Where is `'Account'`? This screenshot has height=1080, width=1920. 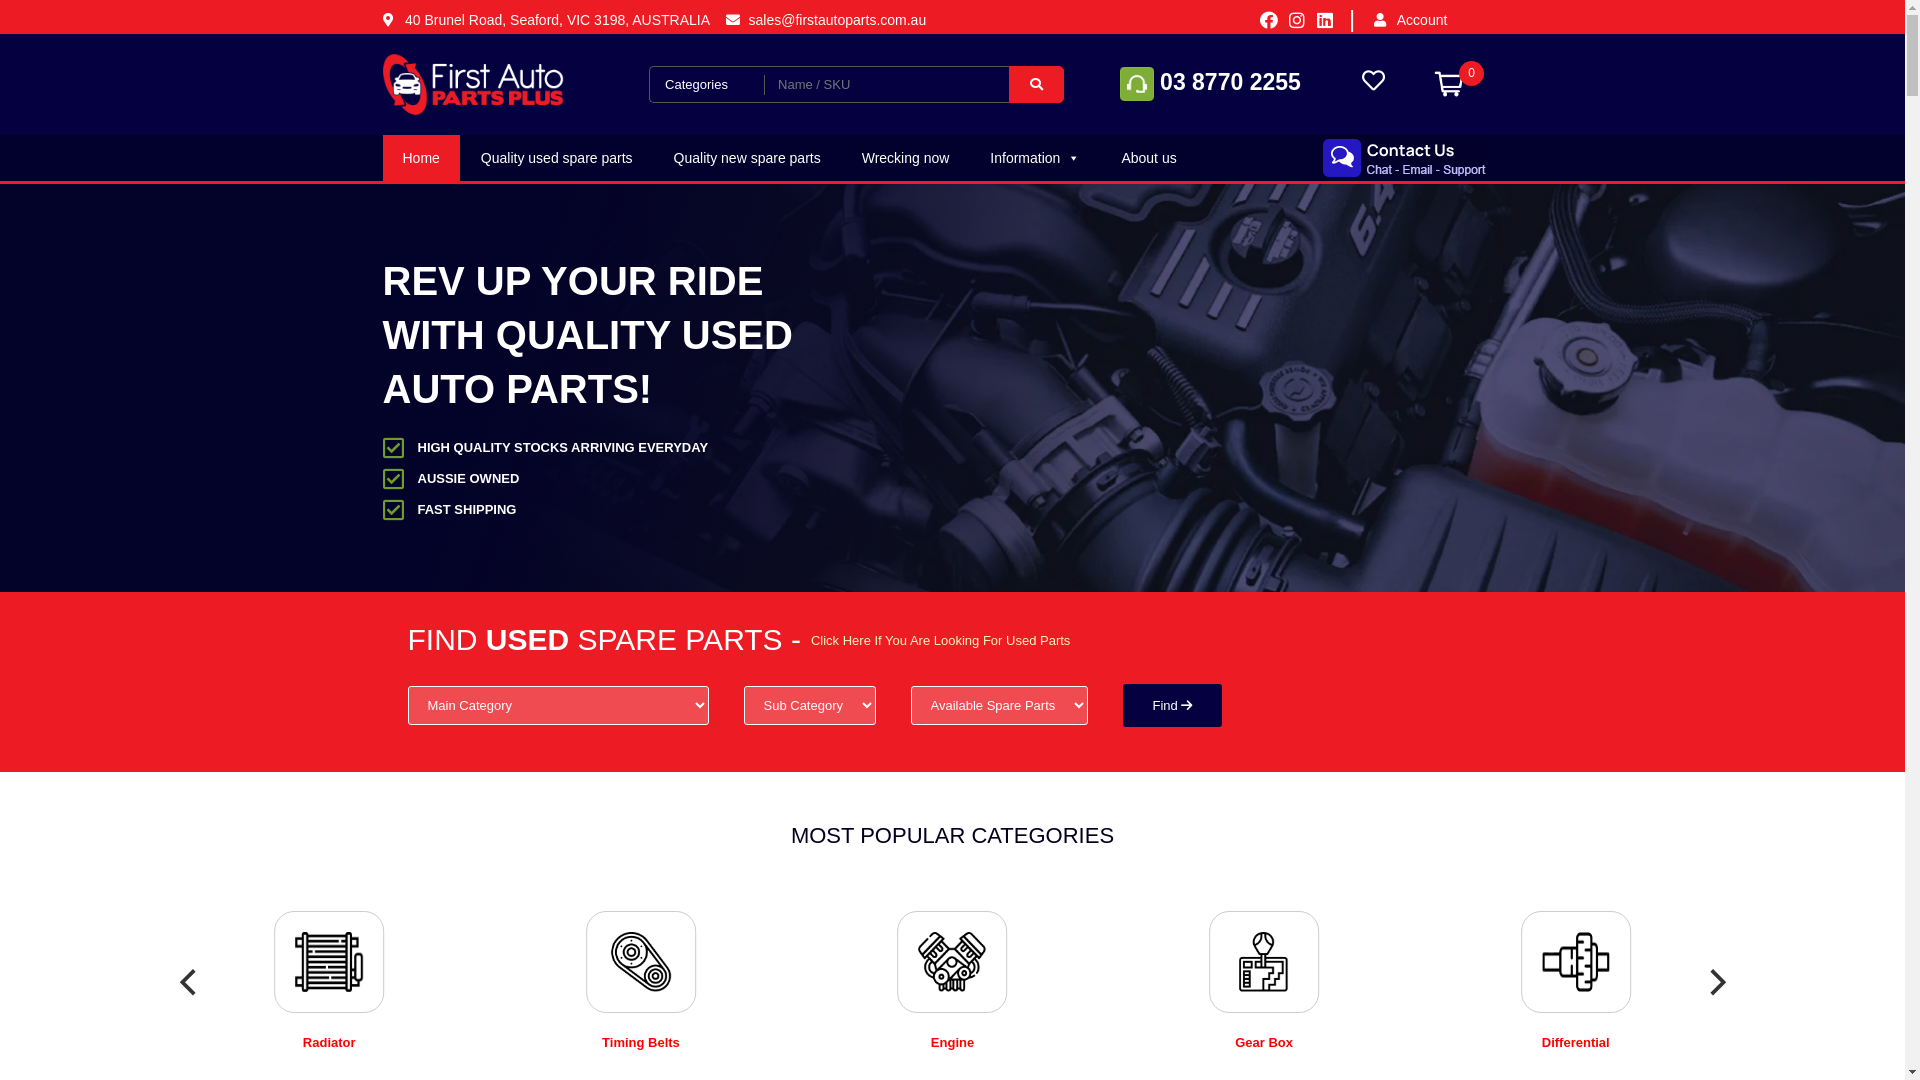 'Account' is located at coordinates (1372, 20).